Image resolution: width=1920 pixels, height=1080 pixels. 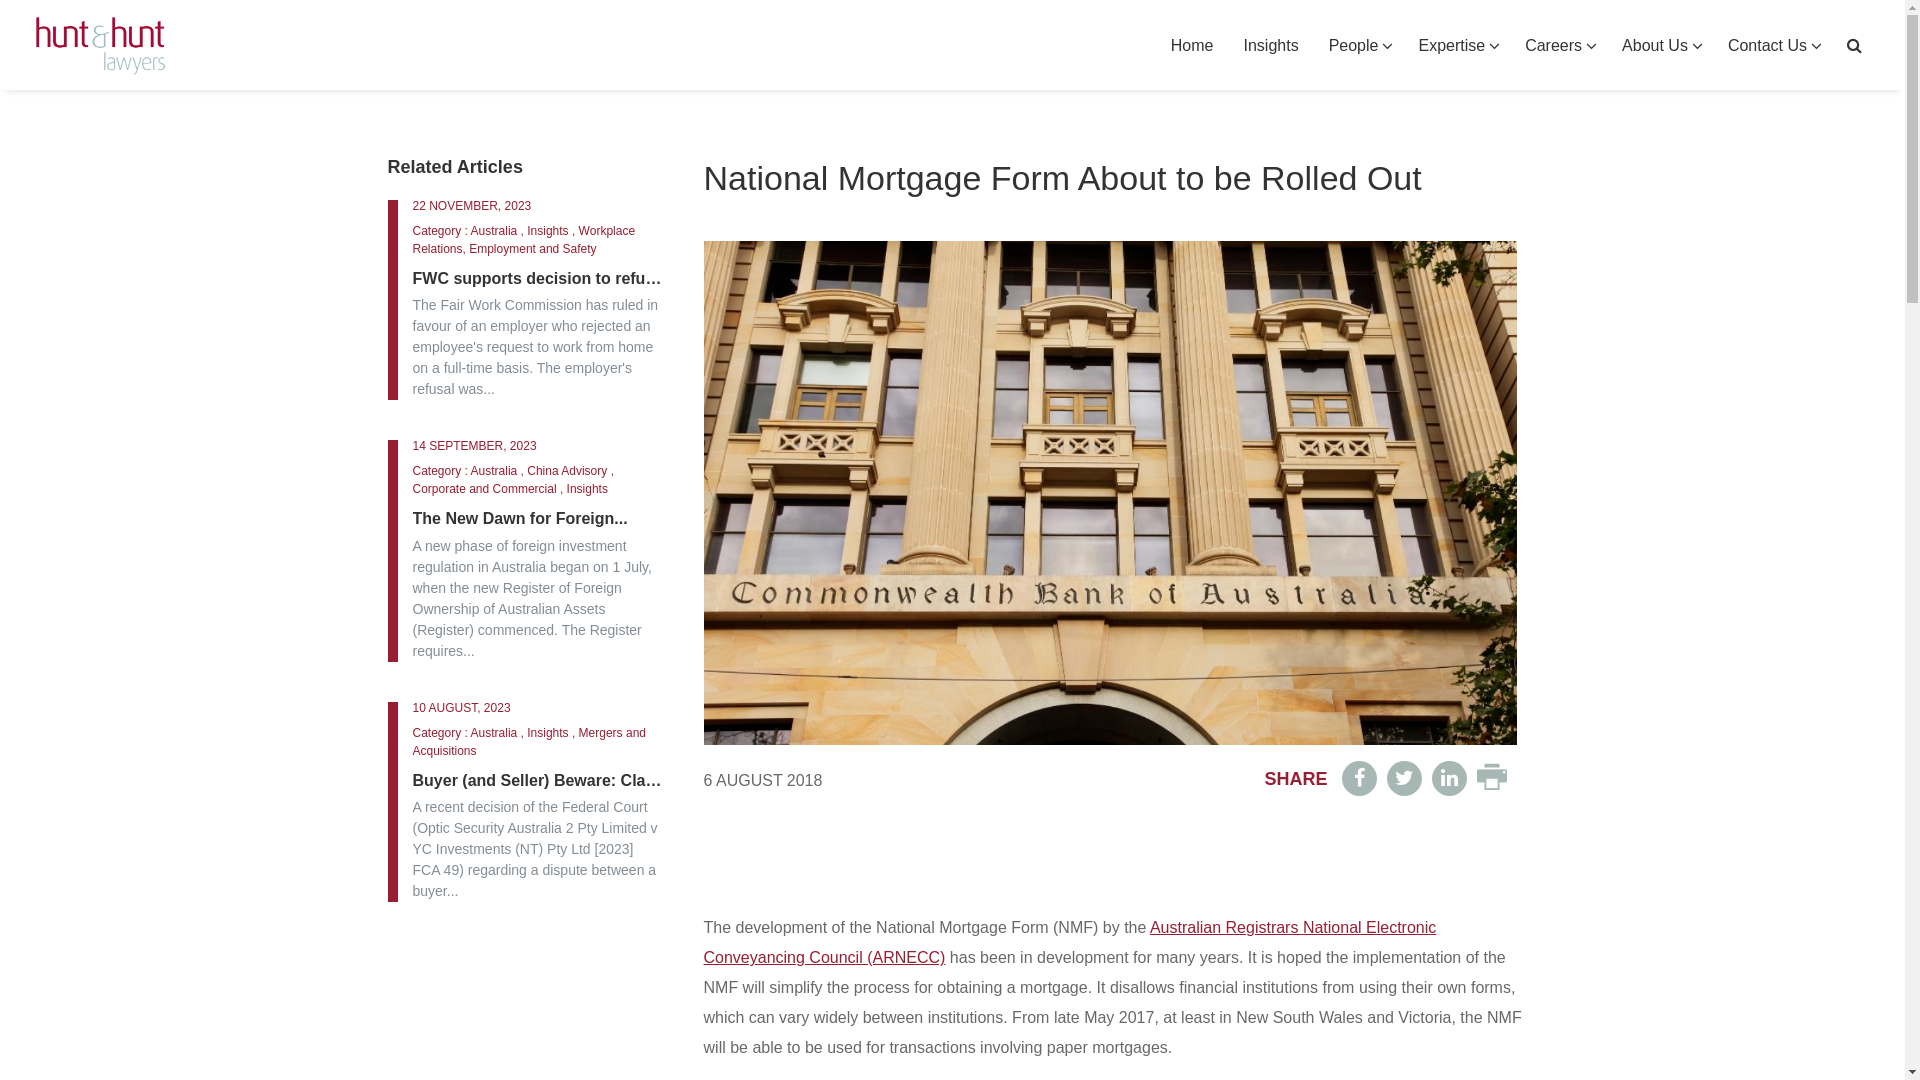 What do you see at coordinates (547, 732) in the screenshot?
I see `'Insights'` at bounding box center [547, 732].